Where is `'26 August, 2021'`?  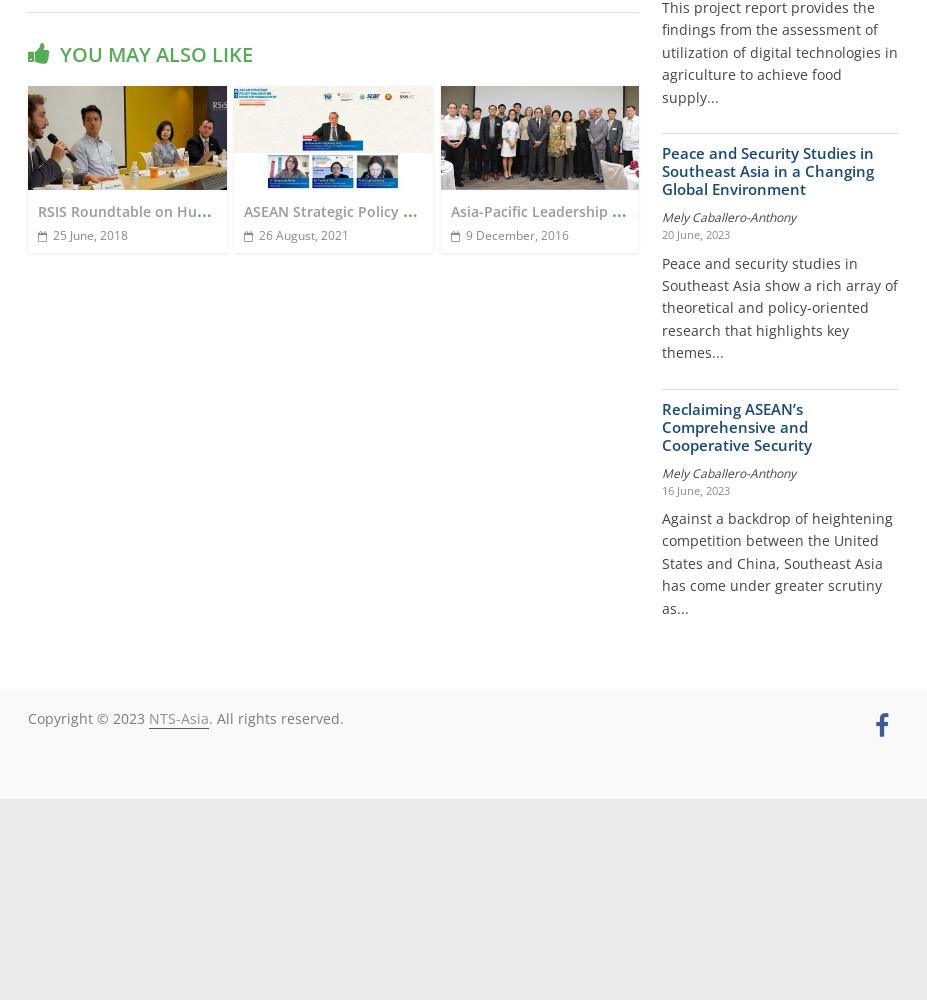 '26 August, 2021' is located at coordinates (303, 233).